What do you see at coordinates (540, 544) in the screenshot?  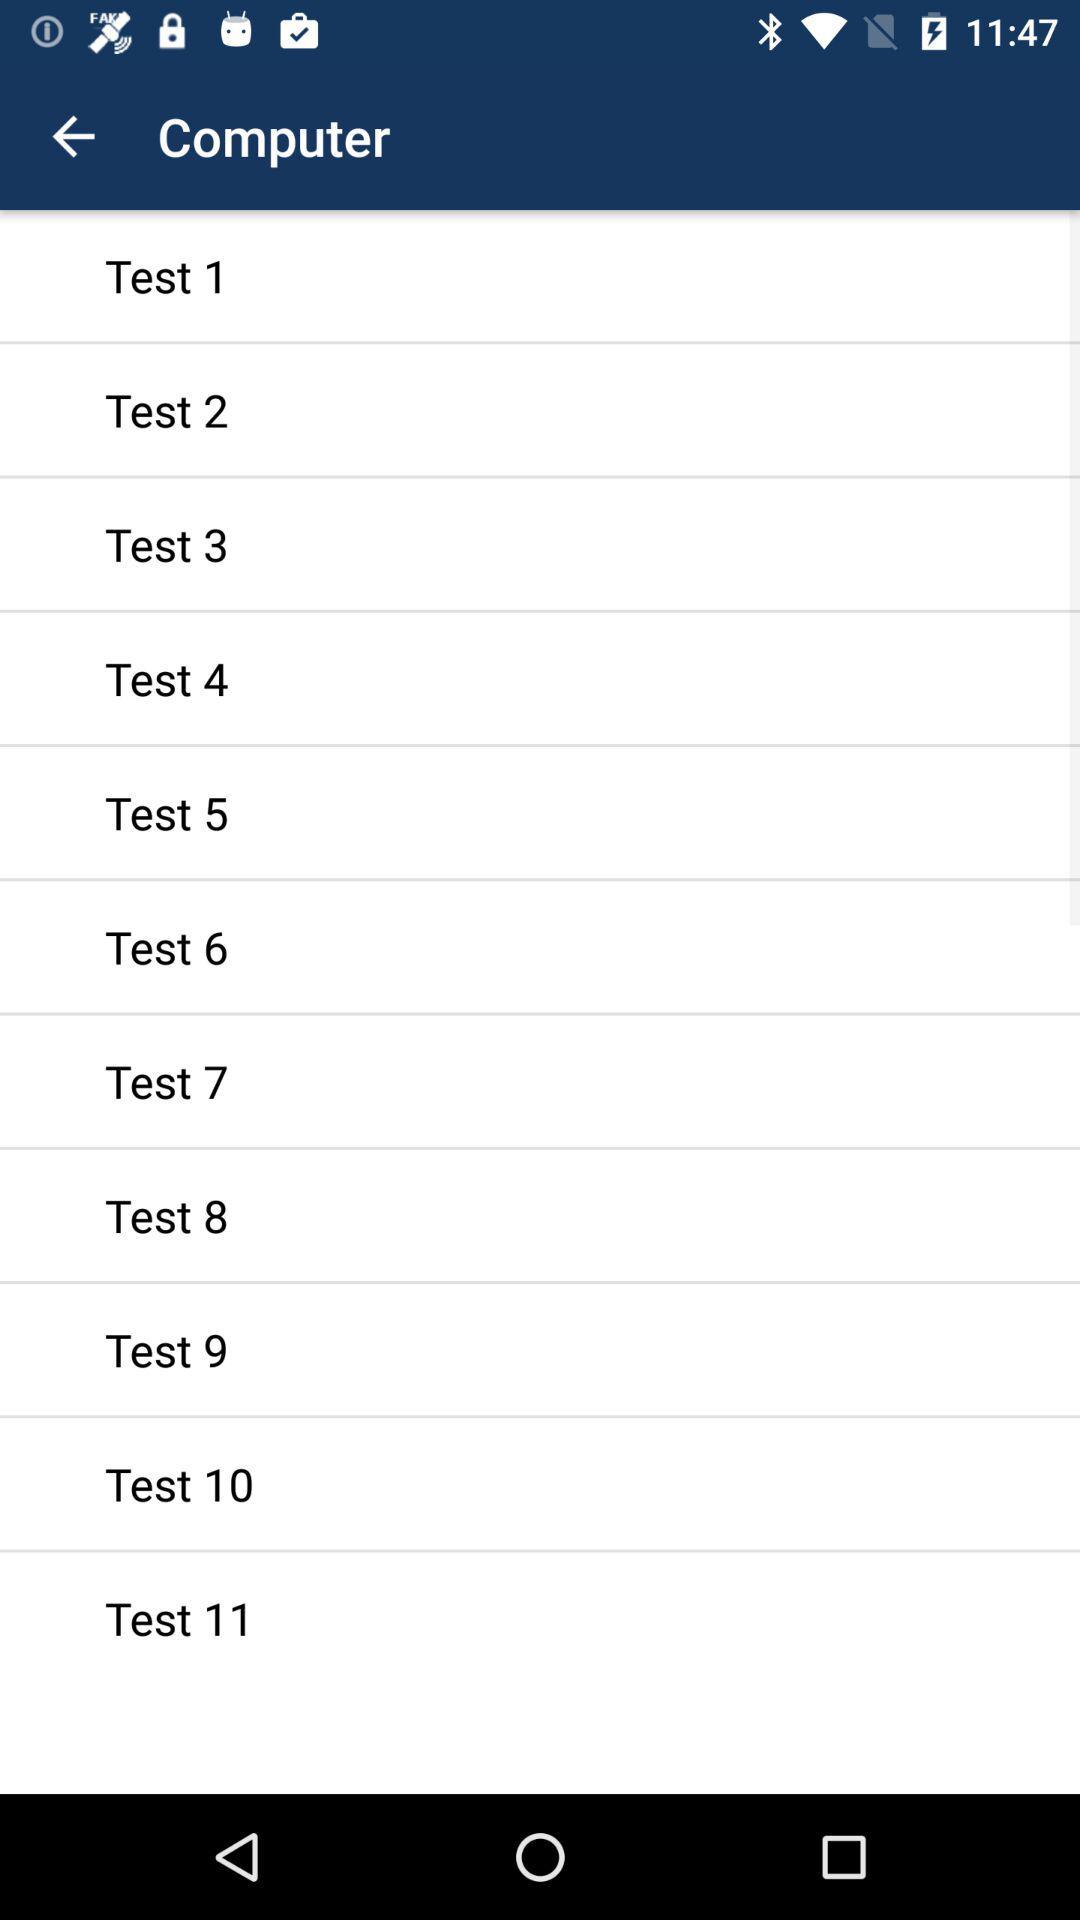 I see `test 3 icon` at bounding box center [540, 544].